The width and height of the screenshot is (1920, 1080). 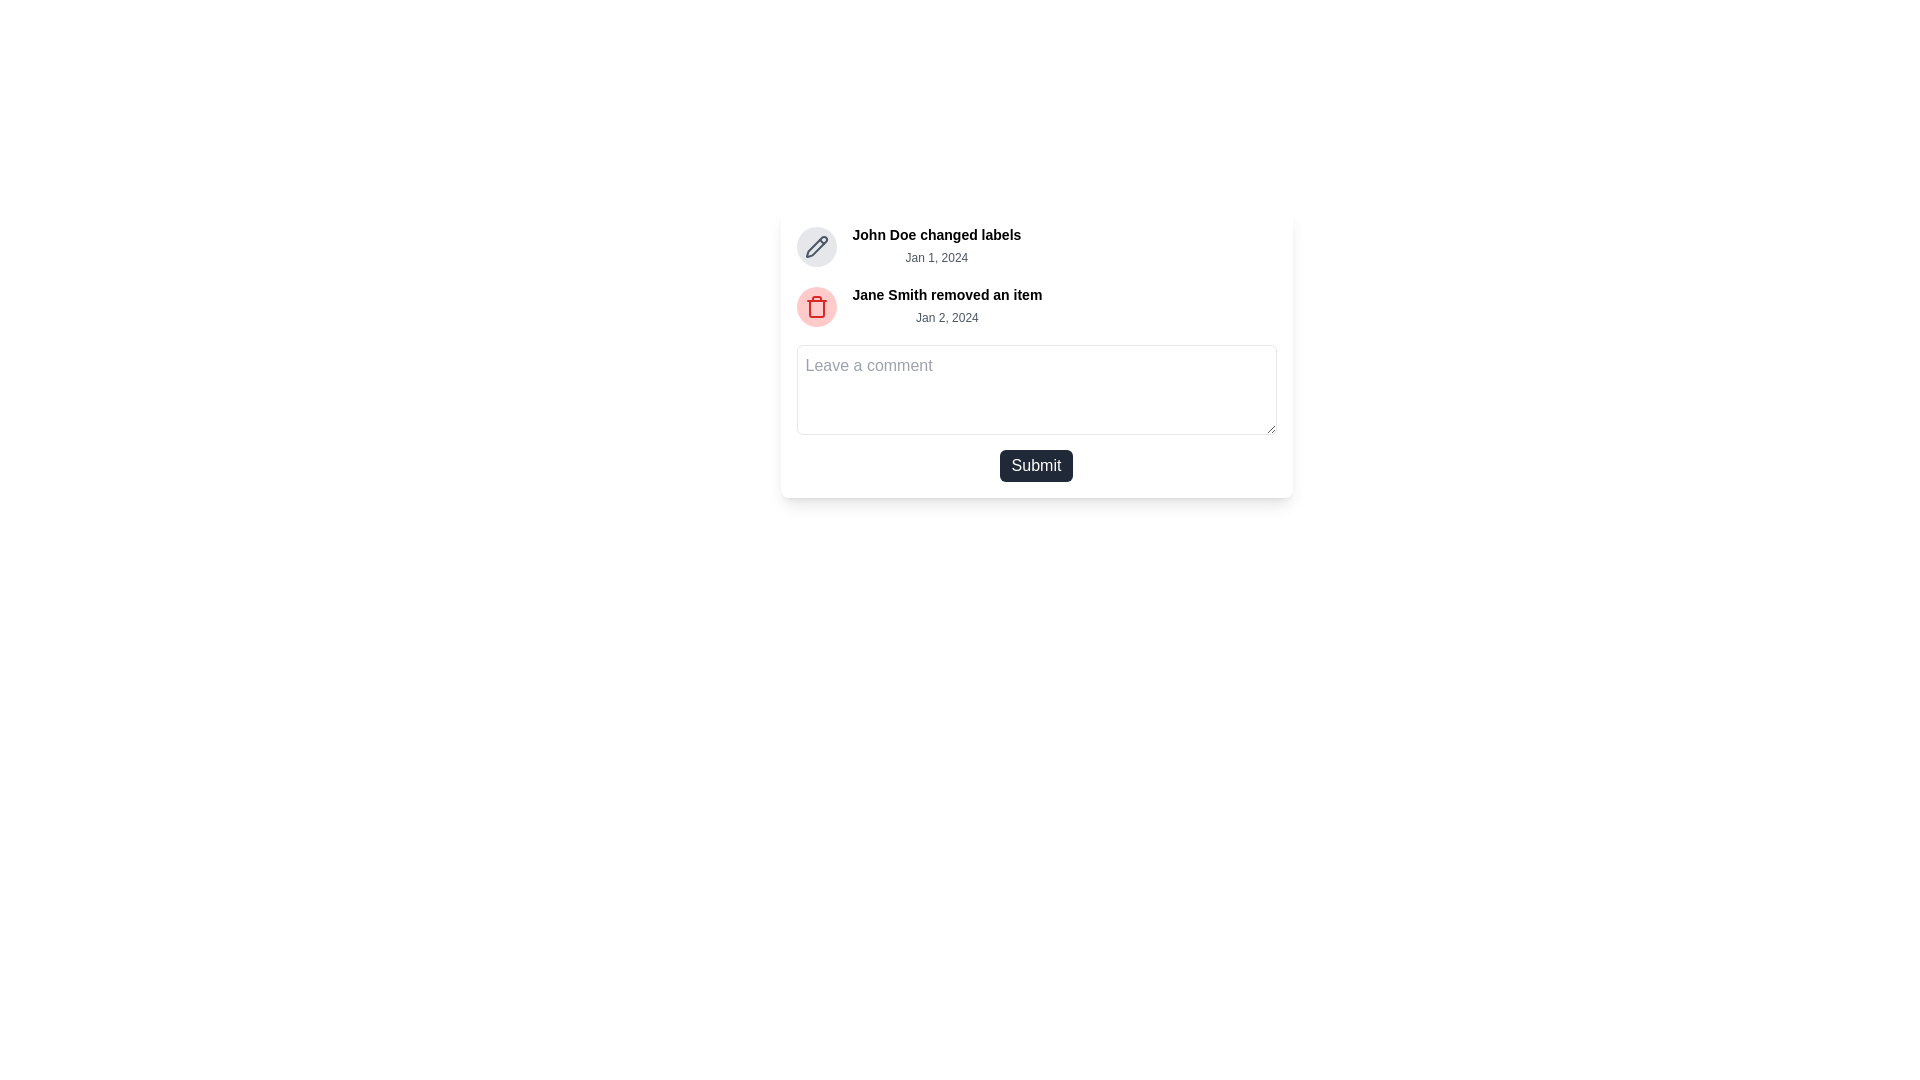 I want to click on the Text Label that communicates the action performed by 'Jane Smith' involving the removal of an item, located centrally in the interface, so click(x=946, y=294).